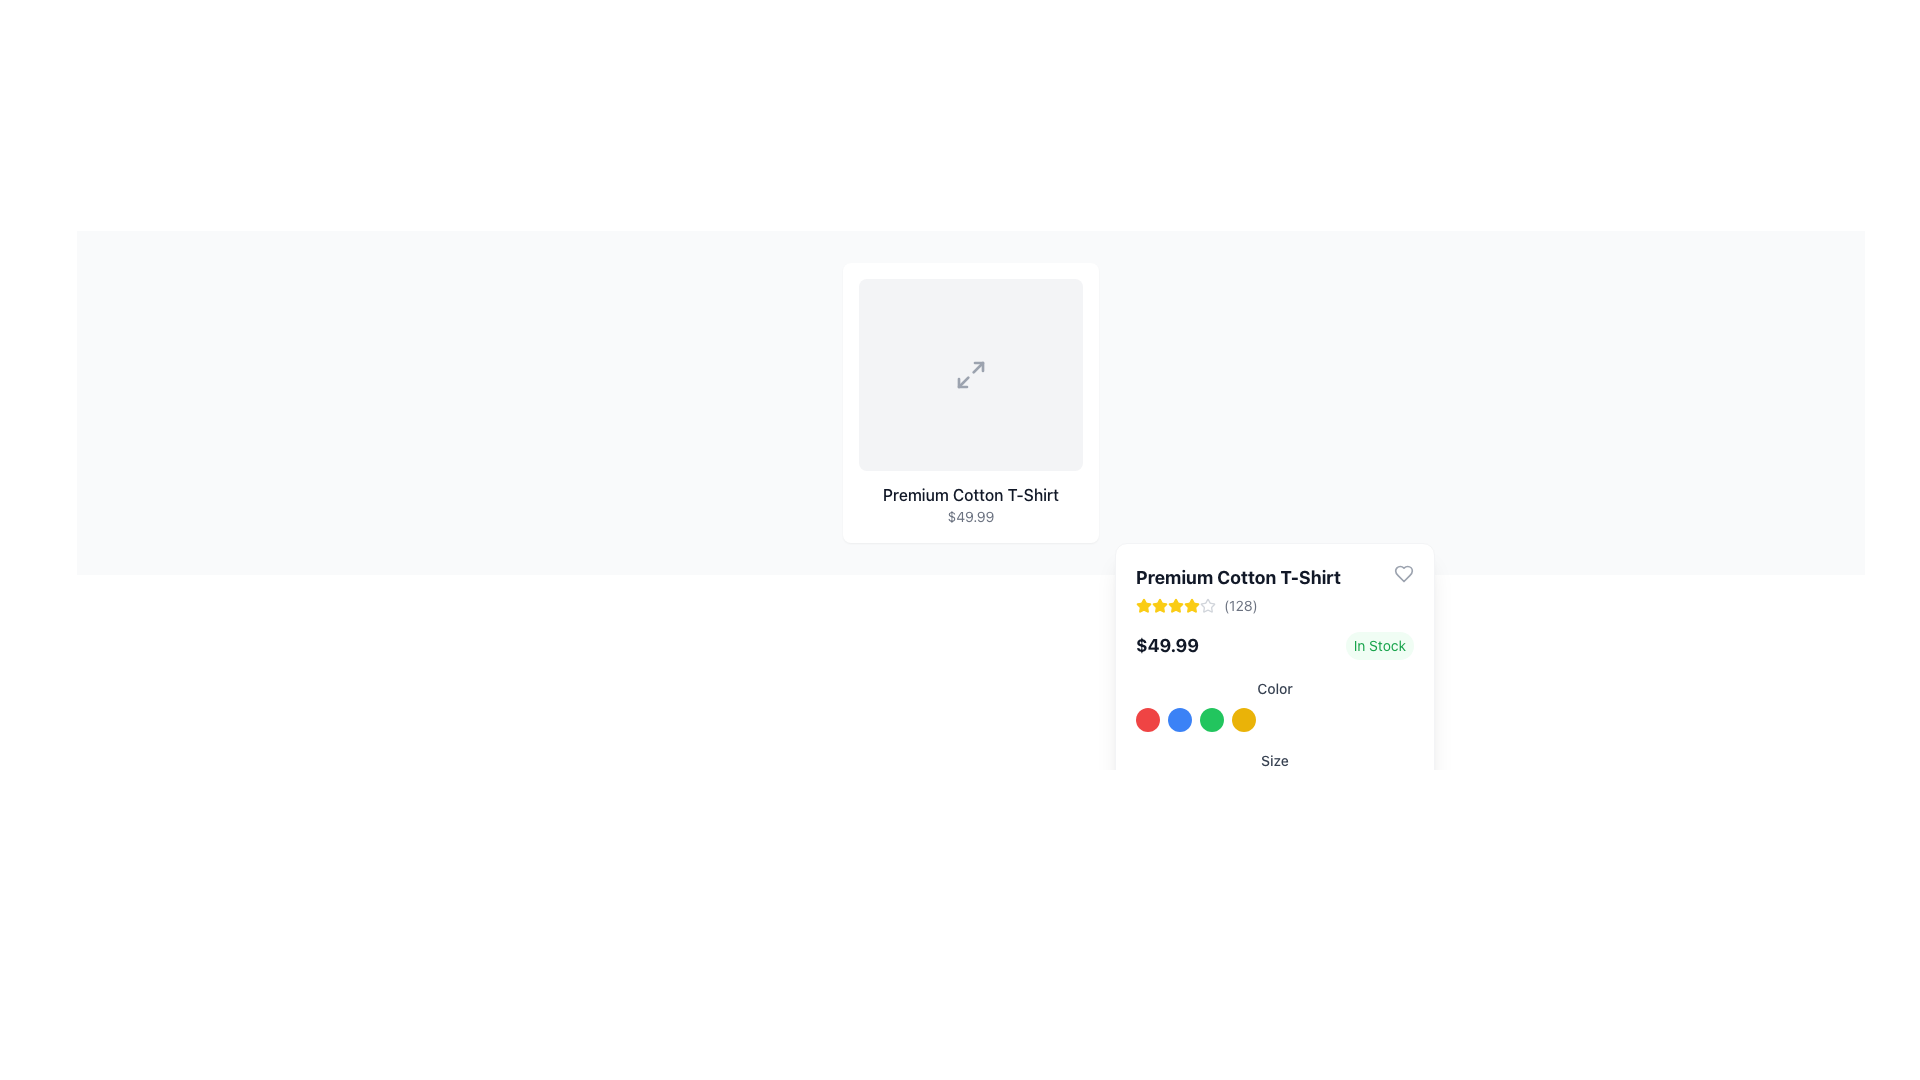 The image size is (1920, 1080). What do you see at coordinates (970, 374) in the screenshot?
I see `the interactive icon resembling a diagonal arrow pointing outward, which is used for expanding or maximizing content` at bounding box center [970, 374].